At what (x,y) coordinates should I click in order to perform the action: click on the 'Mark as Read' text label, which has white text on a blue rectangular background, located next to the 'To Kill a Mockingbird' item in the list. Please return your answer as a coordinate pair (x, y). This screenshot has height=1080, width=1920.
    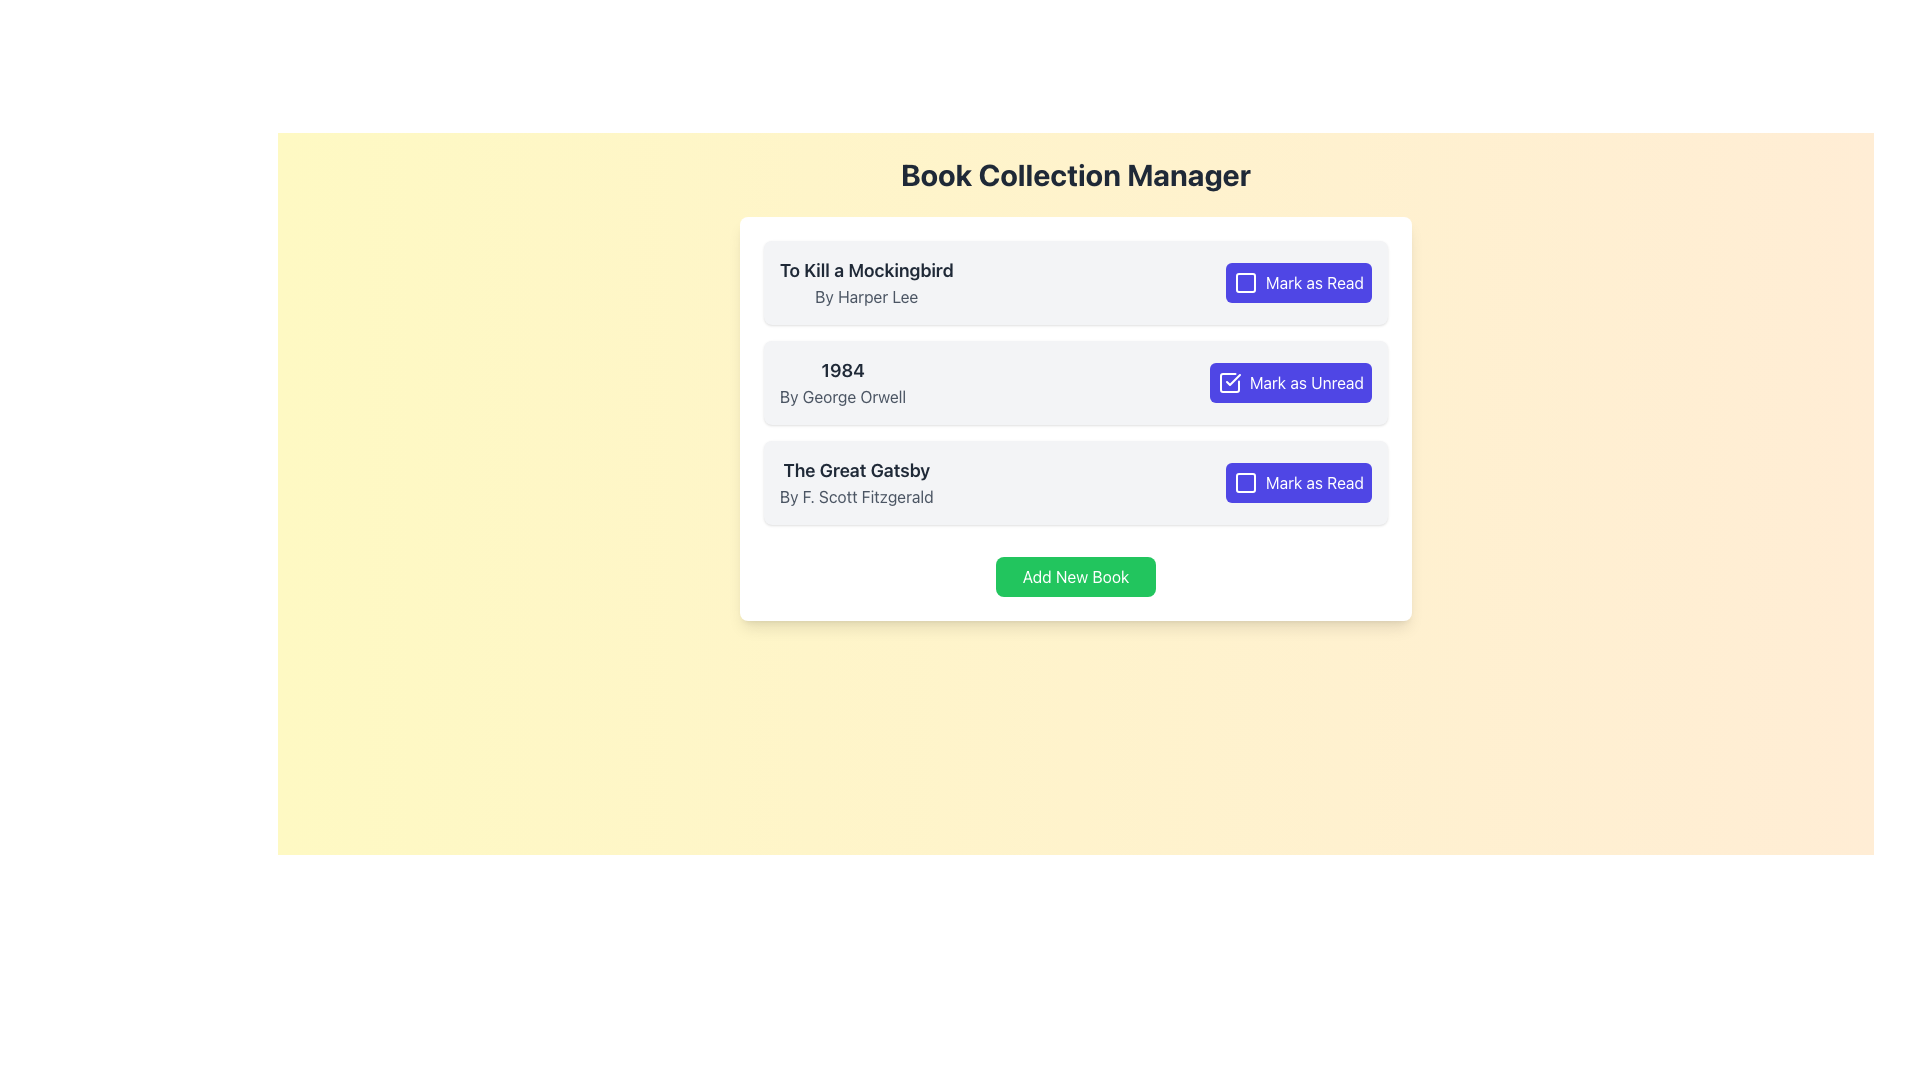
    Looking at the image, I should click on (1315, 282).